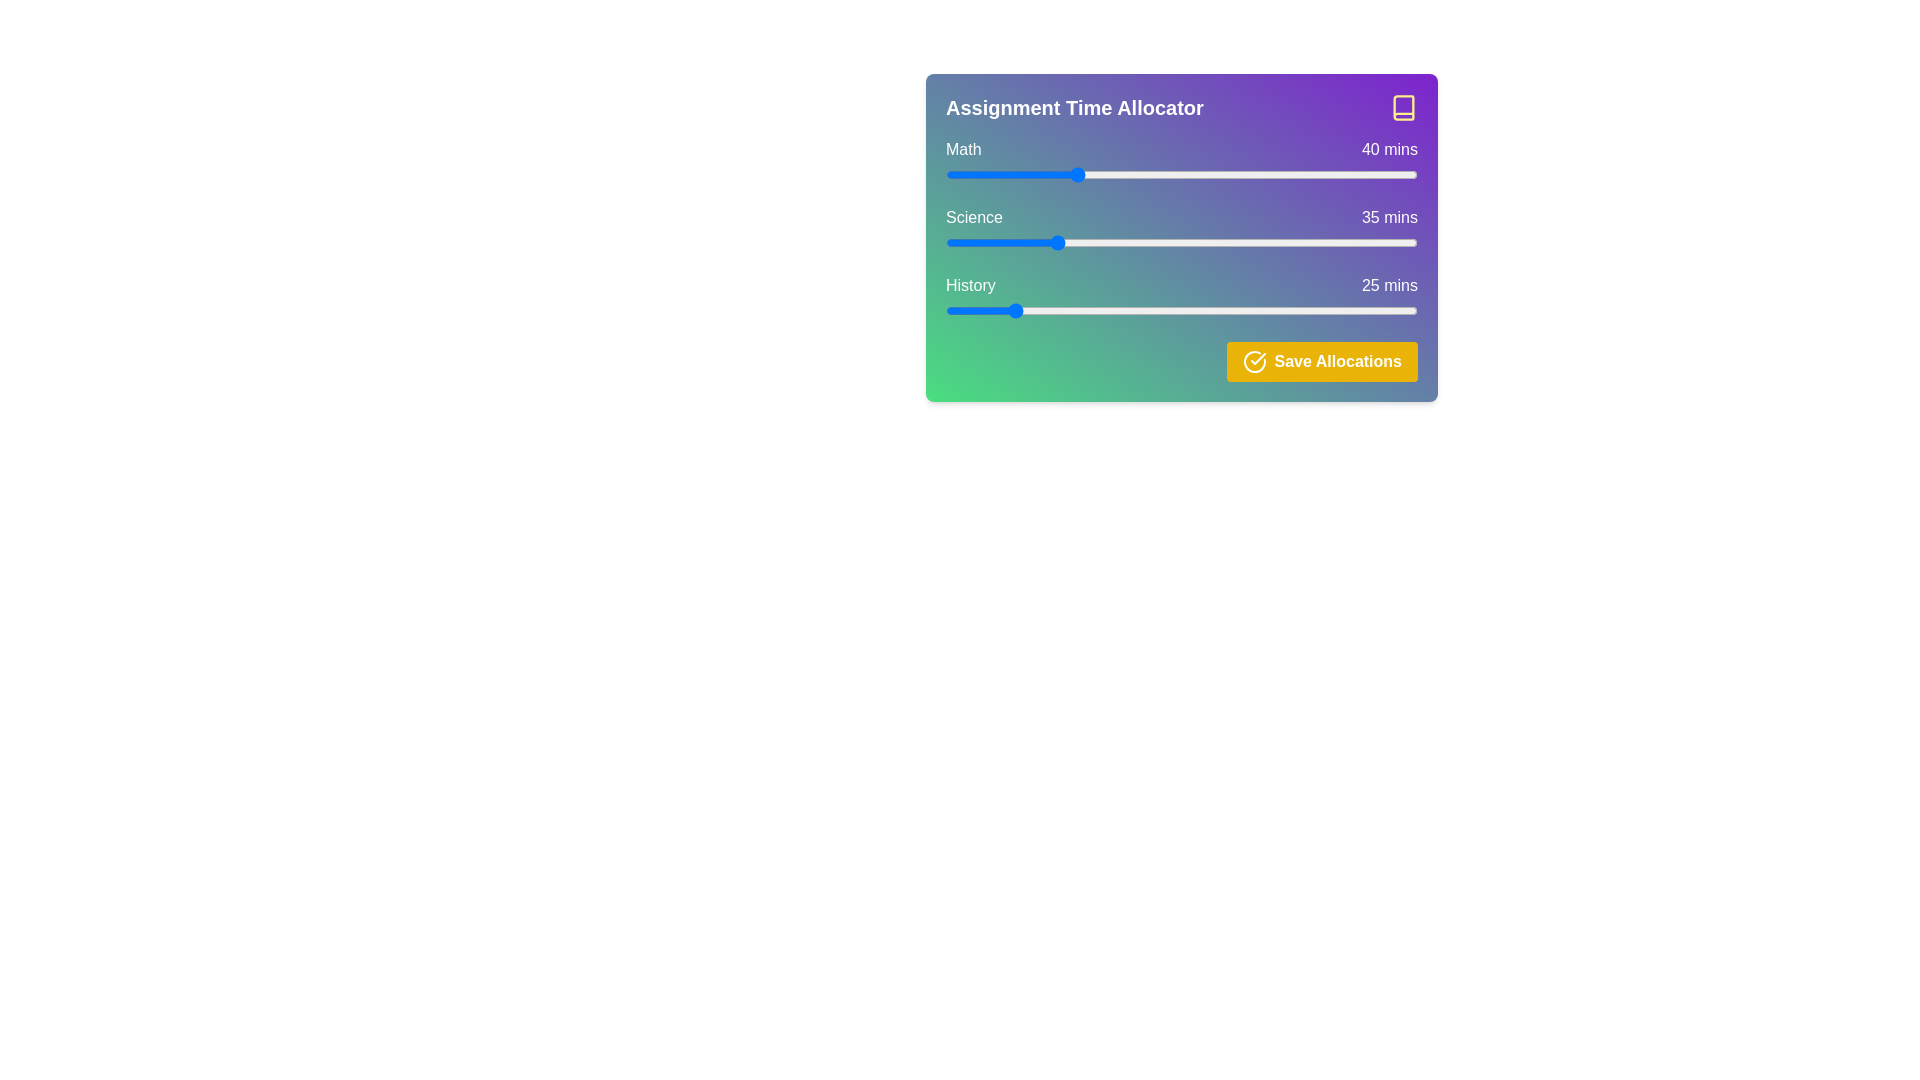 This screenshot has height=1080, width=1920. I want to click on the icon located at the top right corner of the 'Assignment Time Allocator' header, which is adjacent to the title text, so click(1402, 108).